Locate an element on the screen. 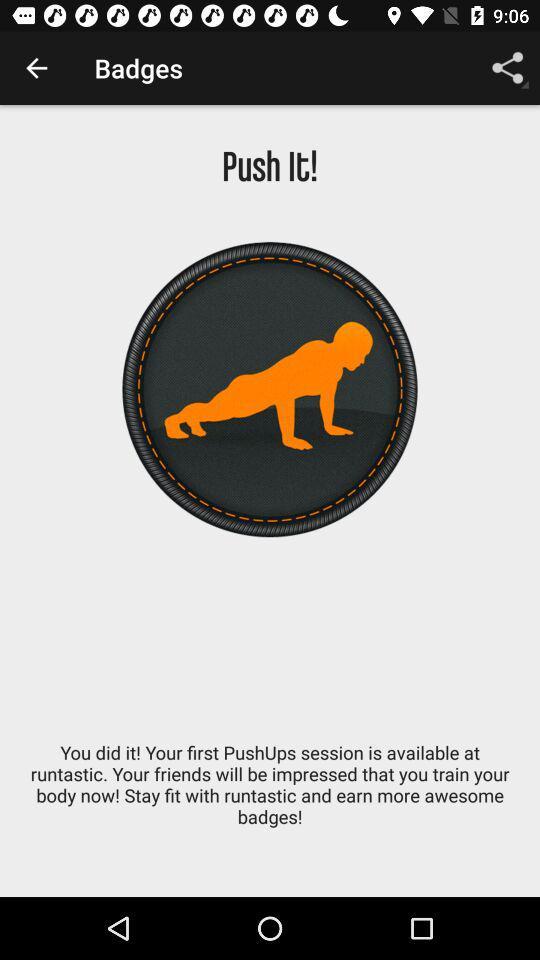 The height and width of the screenshot is (960, 540). app to the left of badges icon is located at coordinates (36, 68).